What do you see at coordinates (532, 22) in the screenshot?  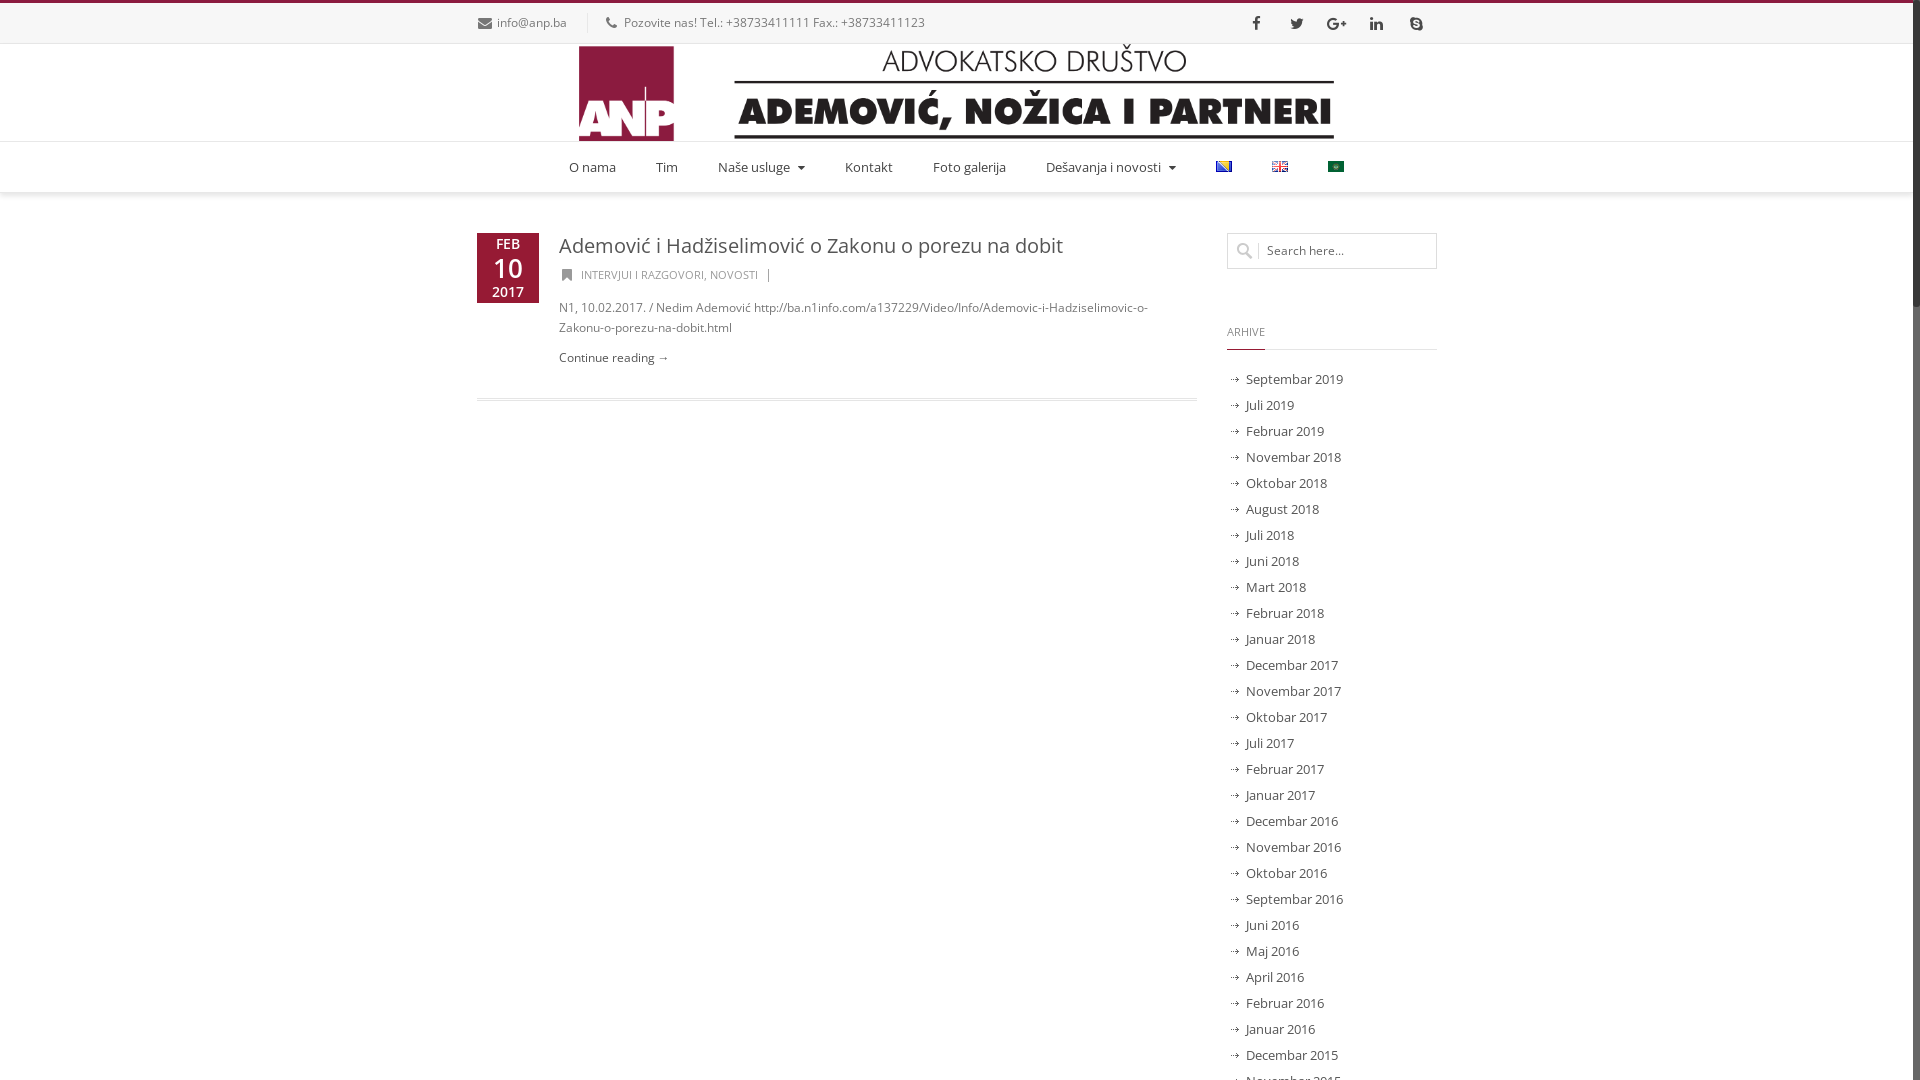 I see `'info@anp.ba'` at bounding box center [532, 22].